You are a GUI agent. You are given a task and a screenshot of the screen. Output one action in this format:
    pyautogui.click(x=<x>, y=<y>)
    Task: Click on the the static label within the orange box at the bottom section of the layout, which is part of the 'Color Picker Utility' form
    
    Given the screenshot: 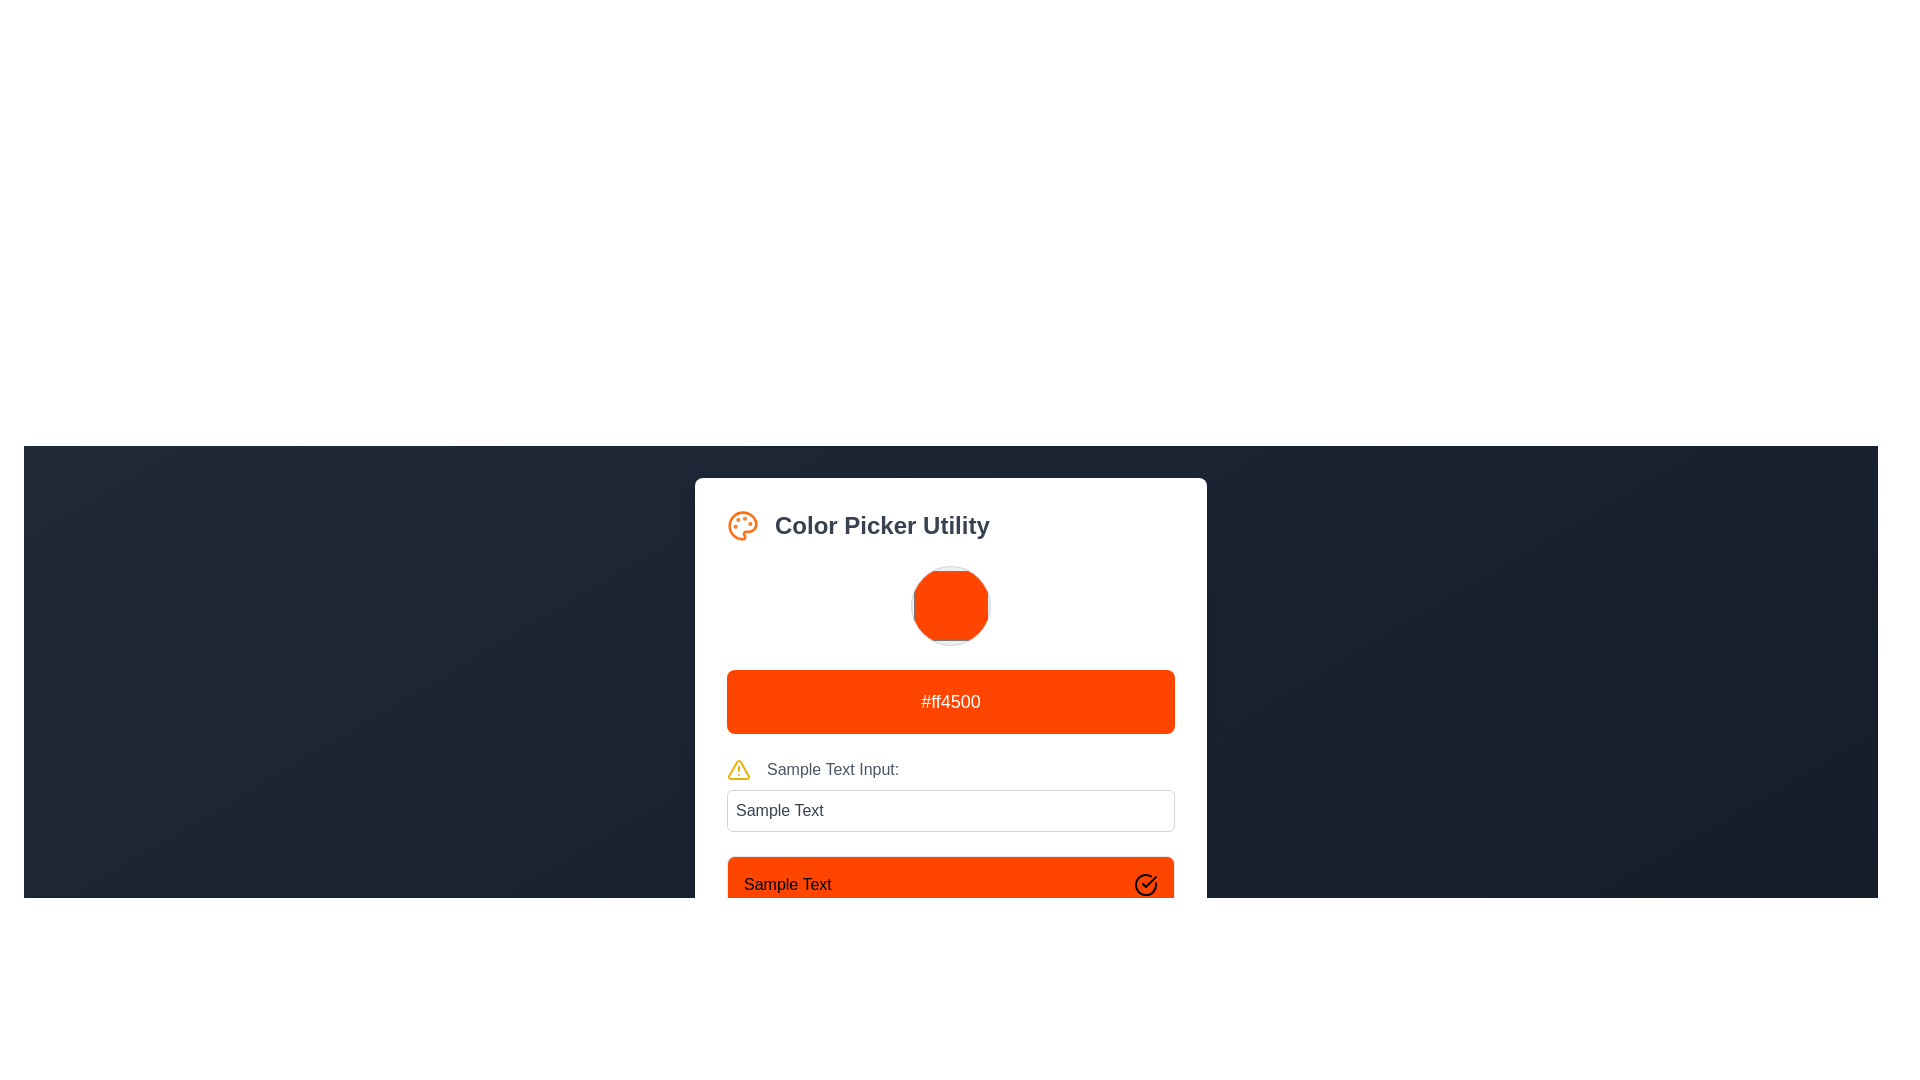 What is the action you would take?
    pyautogui.click(x=786, y=883)
    